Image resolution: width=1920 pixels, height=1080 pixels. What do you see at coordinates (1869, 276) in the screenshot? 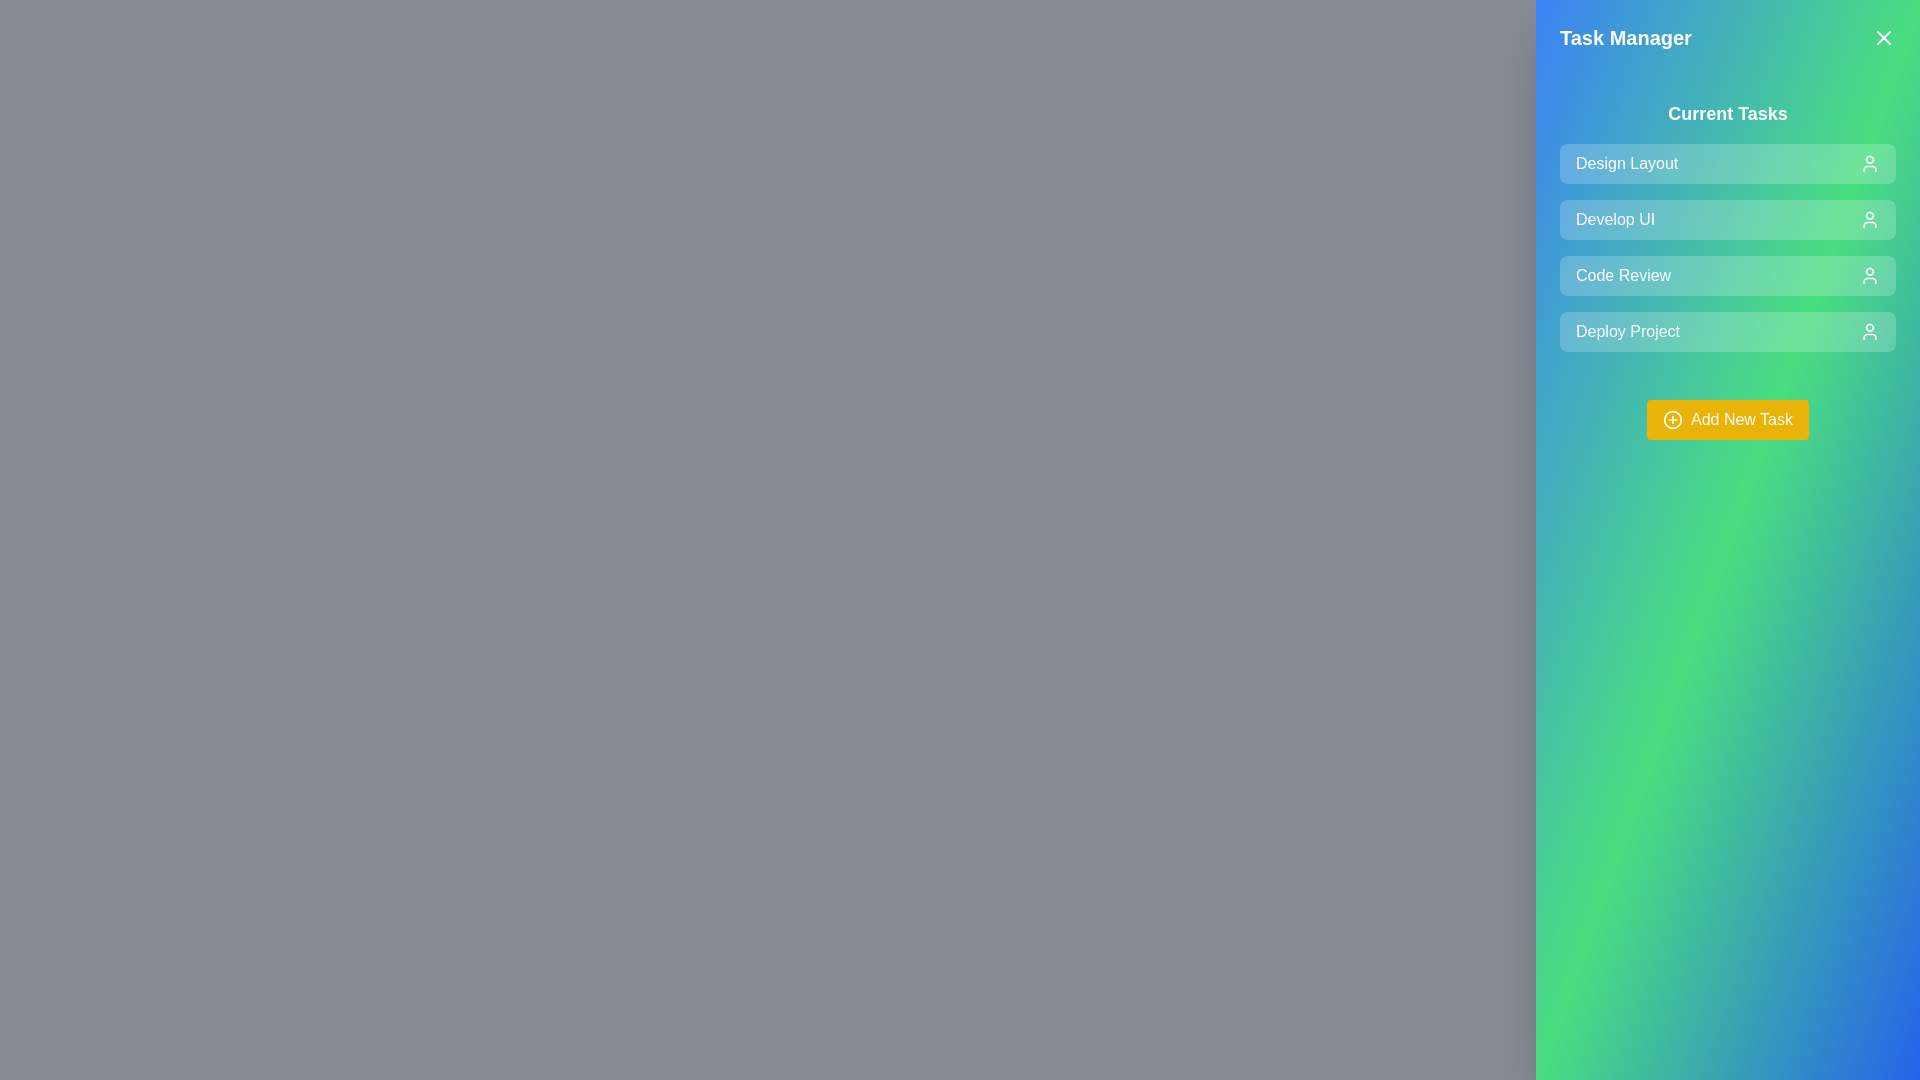
I see `the circular user icon located on the right end of the 'Code Review' task entry within the 'Task Manager' section` at bounding box center [1869, 276].